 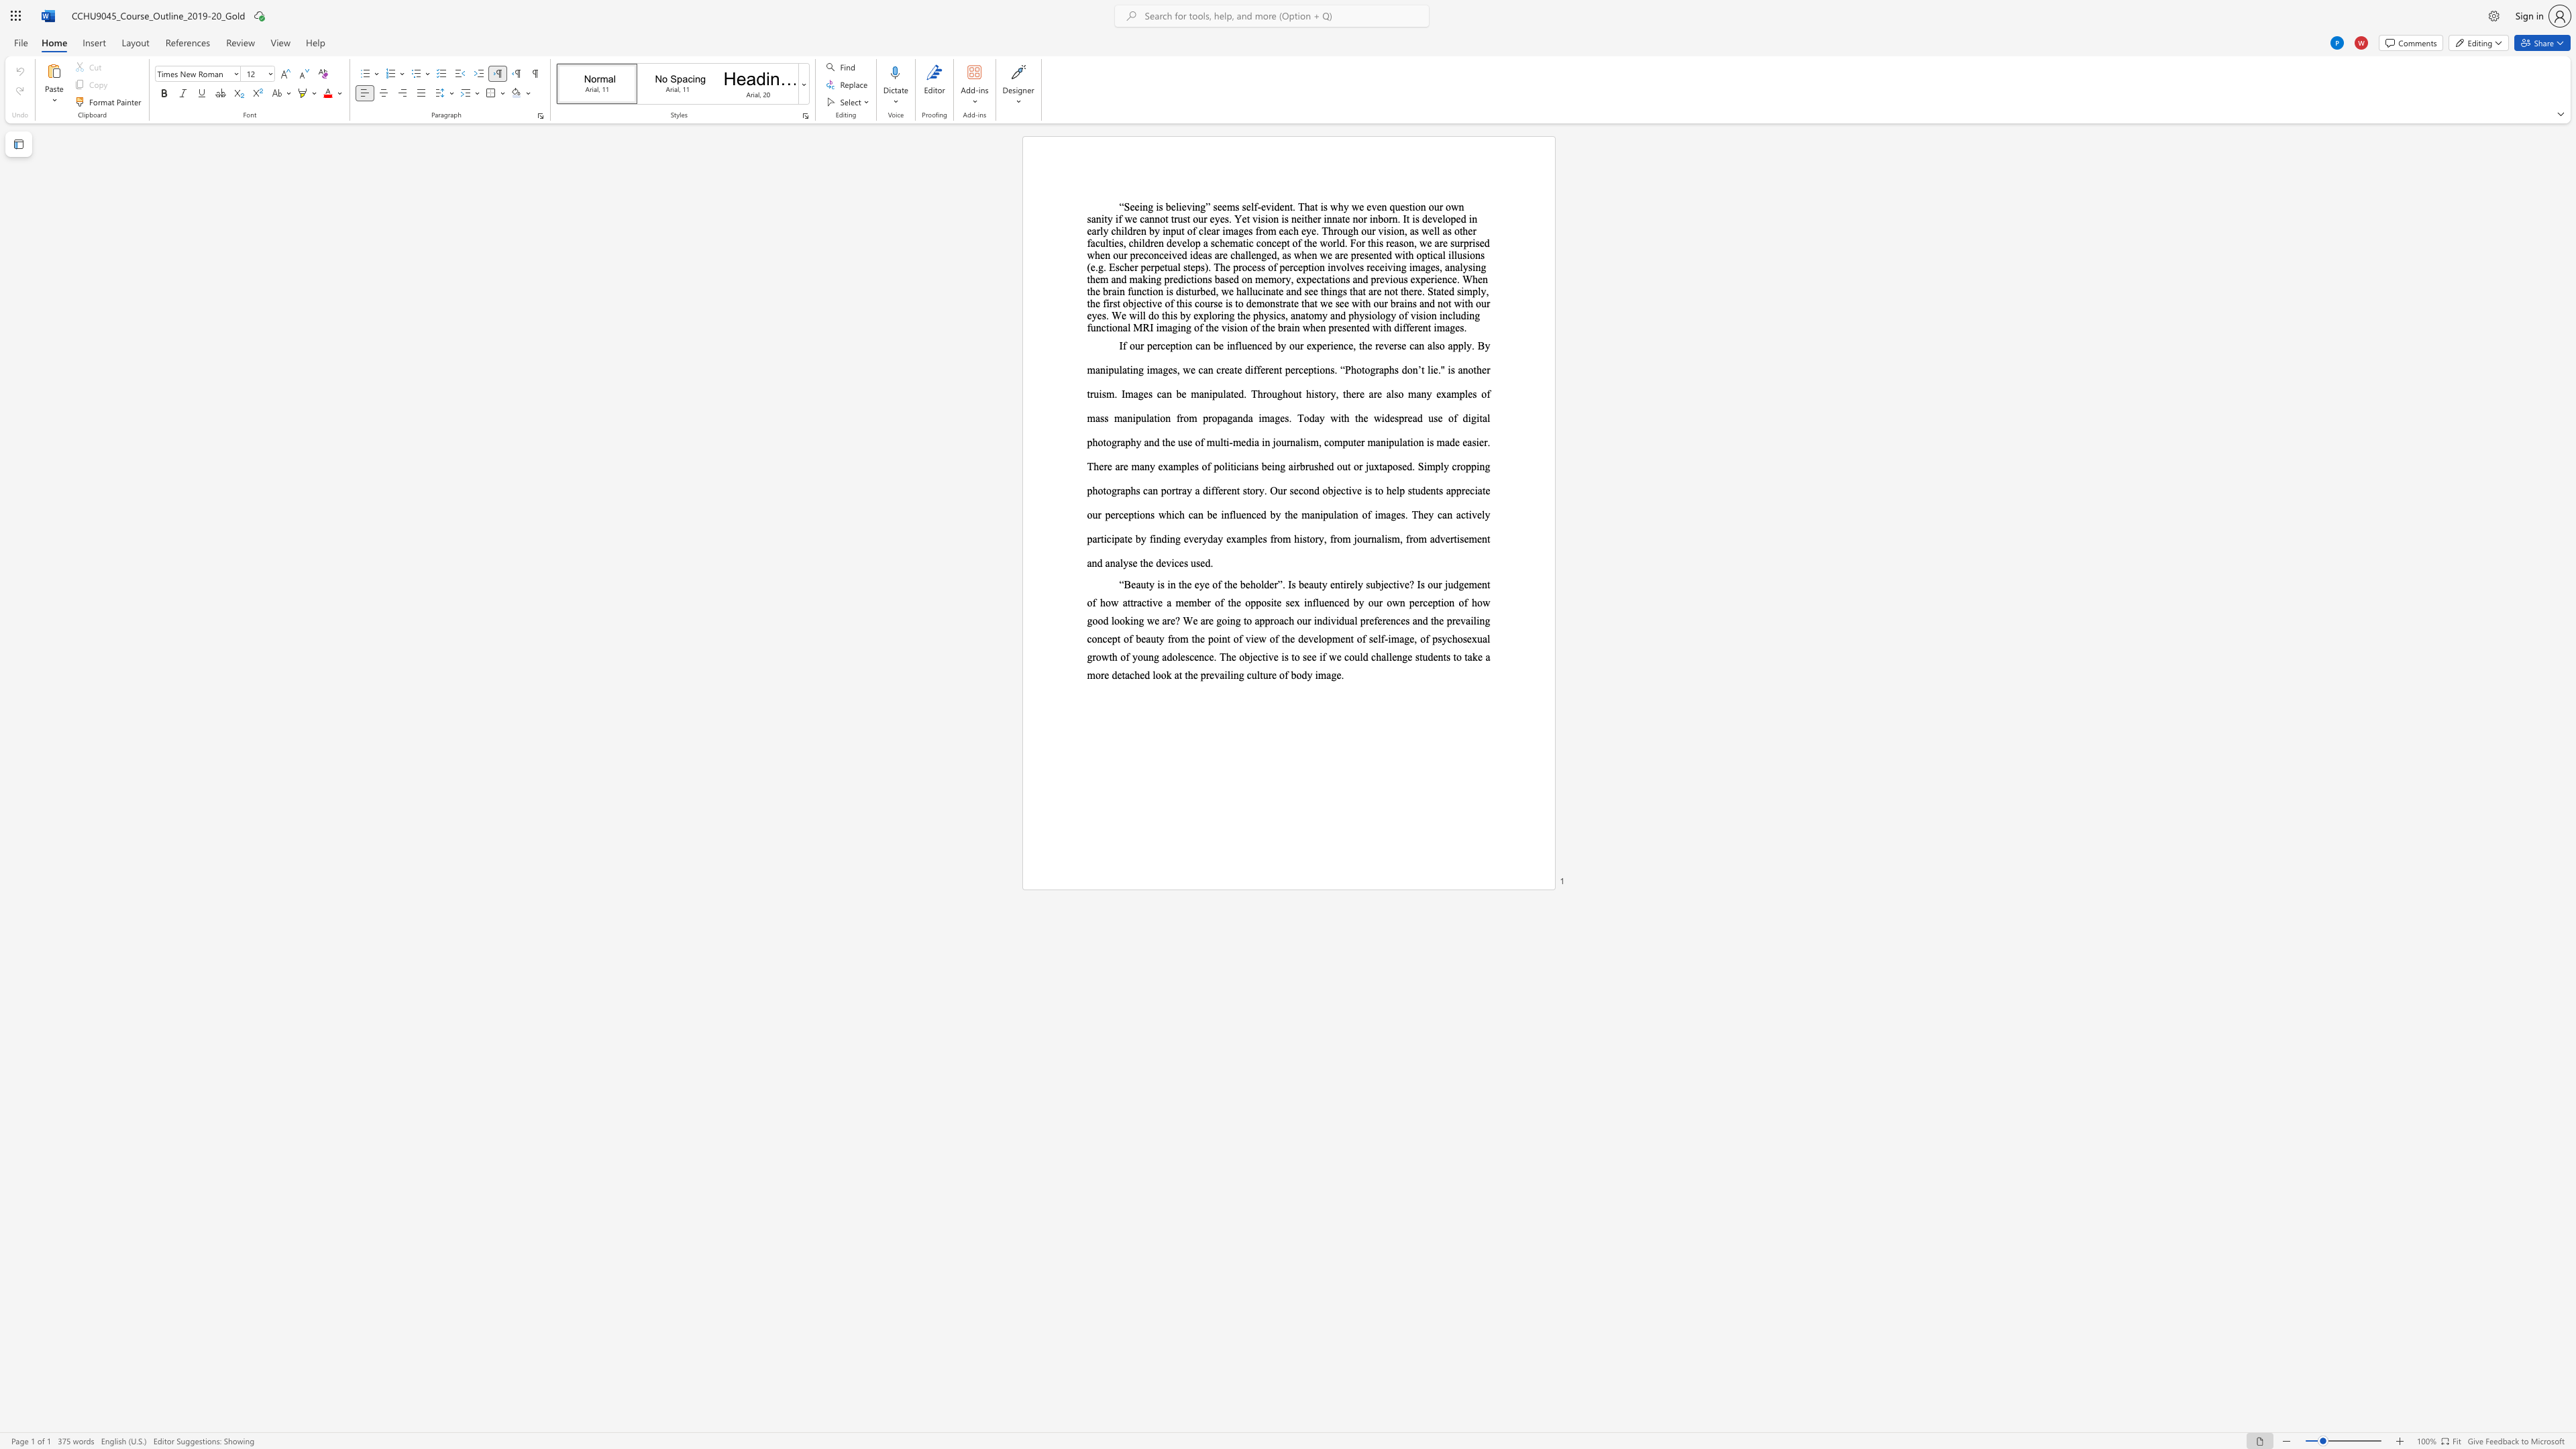 I want to click on the subset text "s. We will do this by explorin" within the text "involves receiving images, analysing them and making predictions based on memory, expectations and previous experience. When the brain function is disturbed, we hallucinate and see things that are not there. Stated simply, the first objective of this course is to demonstrate that we see with our brains and not with our eyes. We will do this by exploring the physics, anatomy and physiology of vision including functional MRI imaging of the vision of the brain when presented with different images.", so click(x=1102, y=315).